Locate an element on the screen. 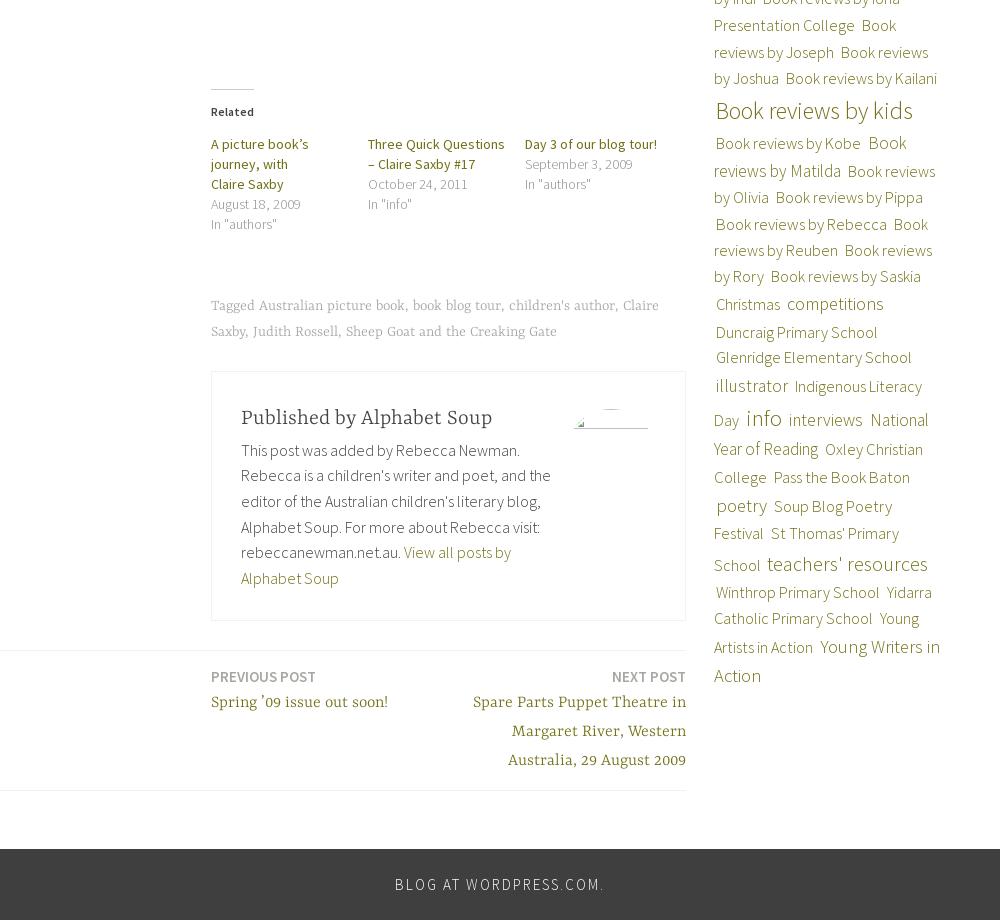 This screenshot has height=920, width=1000. 'Book reviews by Reuben' is located at coordinates (819, 236).